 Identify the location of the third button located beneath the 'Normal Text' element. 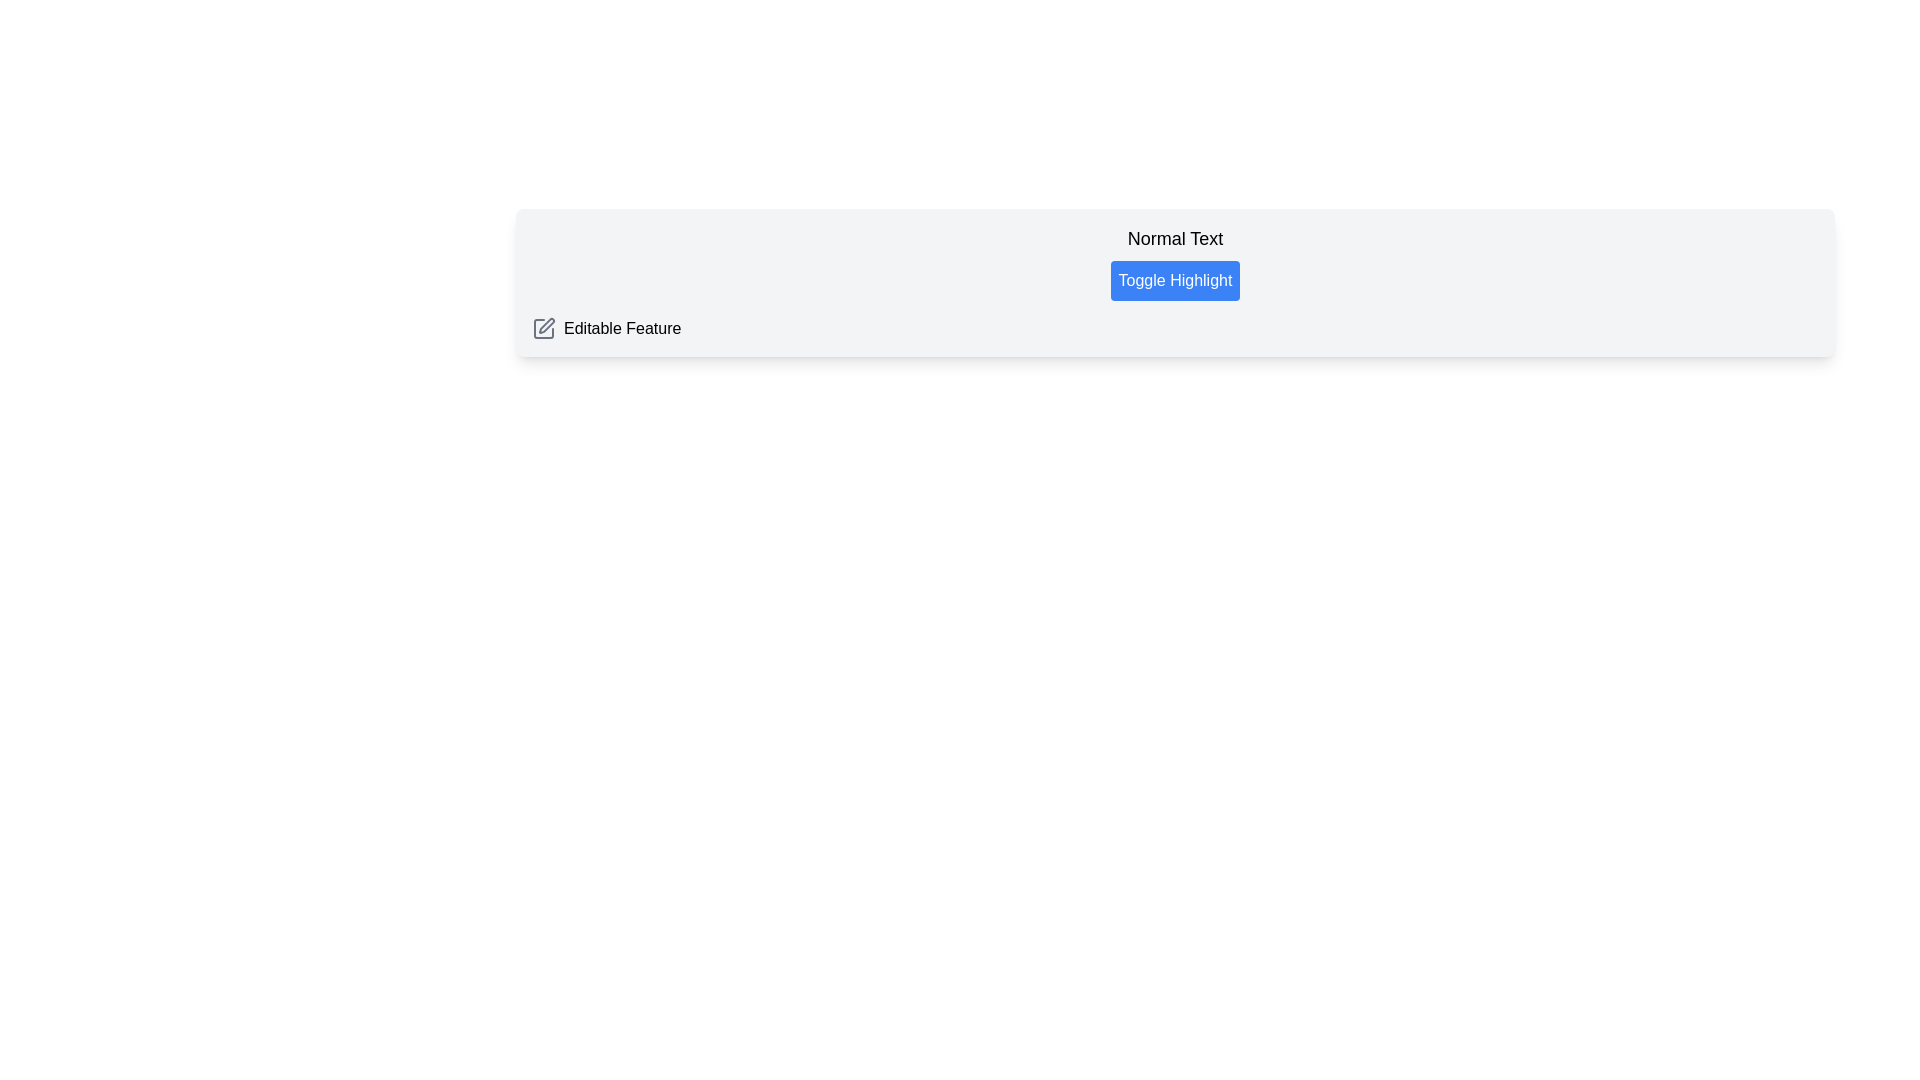
(1175, 281).